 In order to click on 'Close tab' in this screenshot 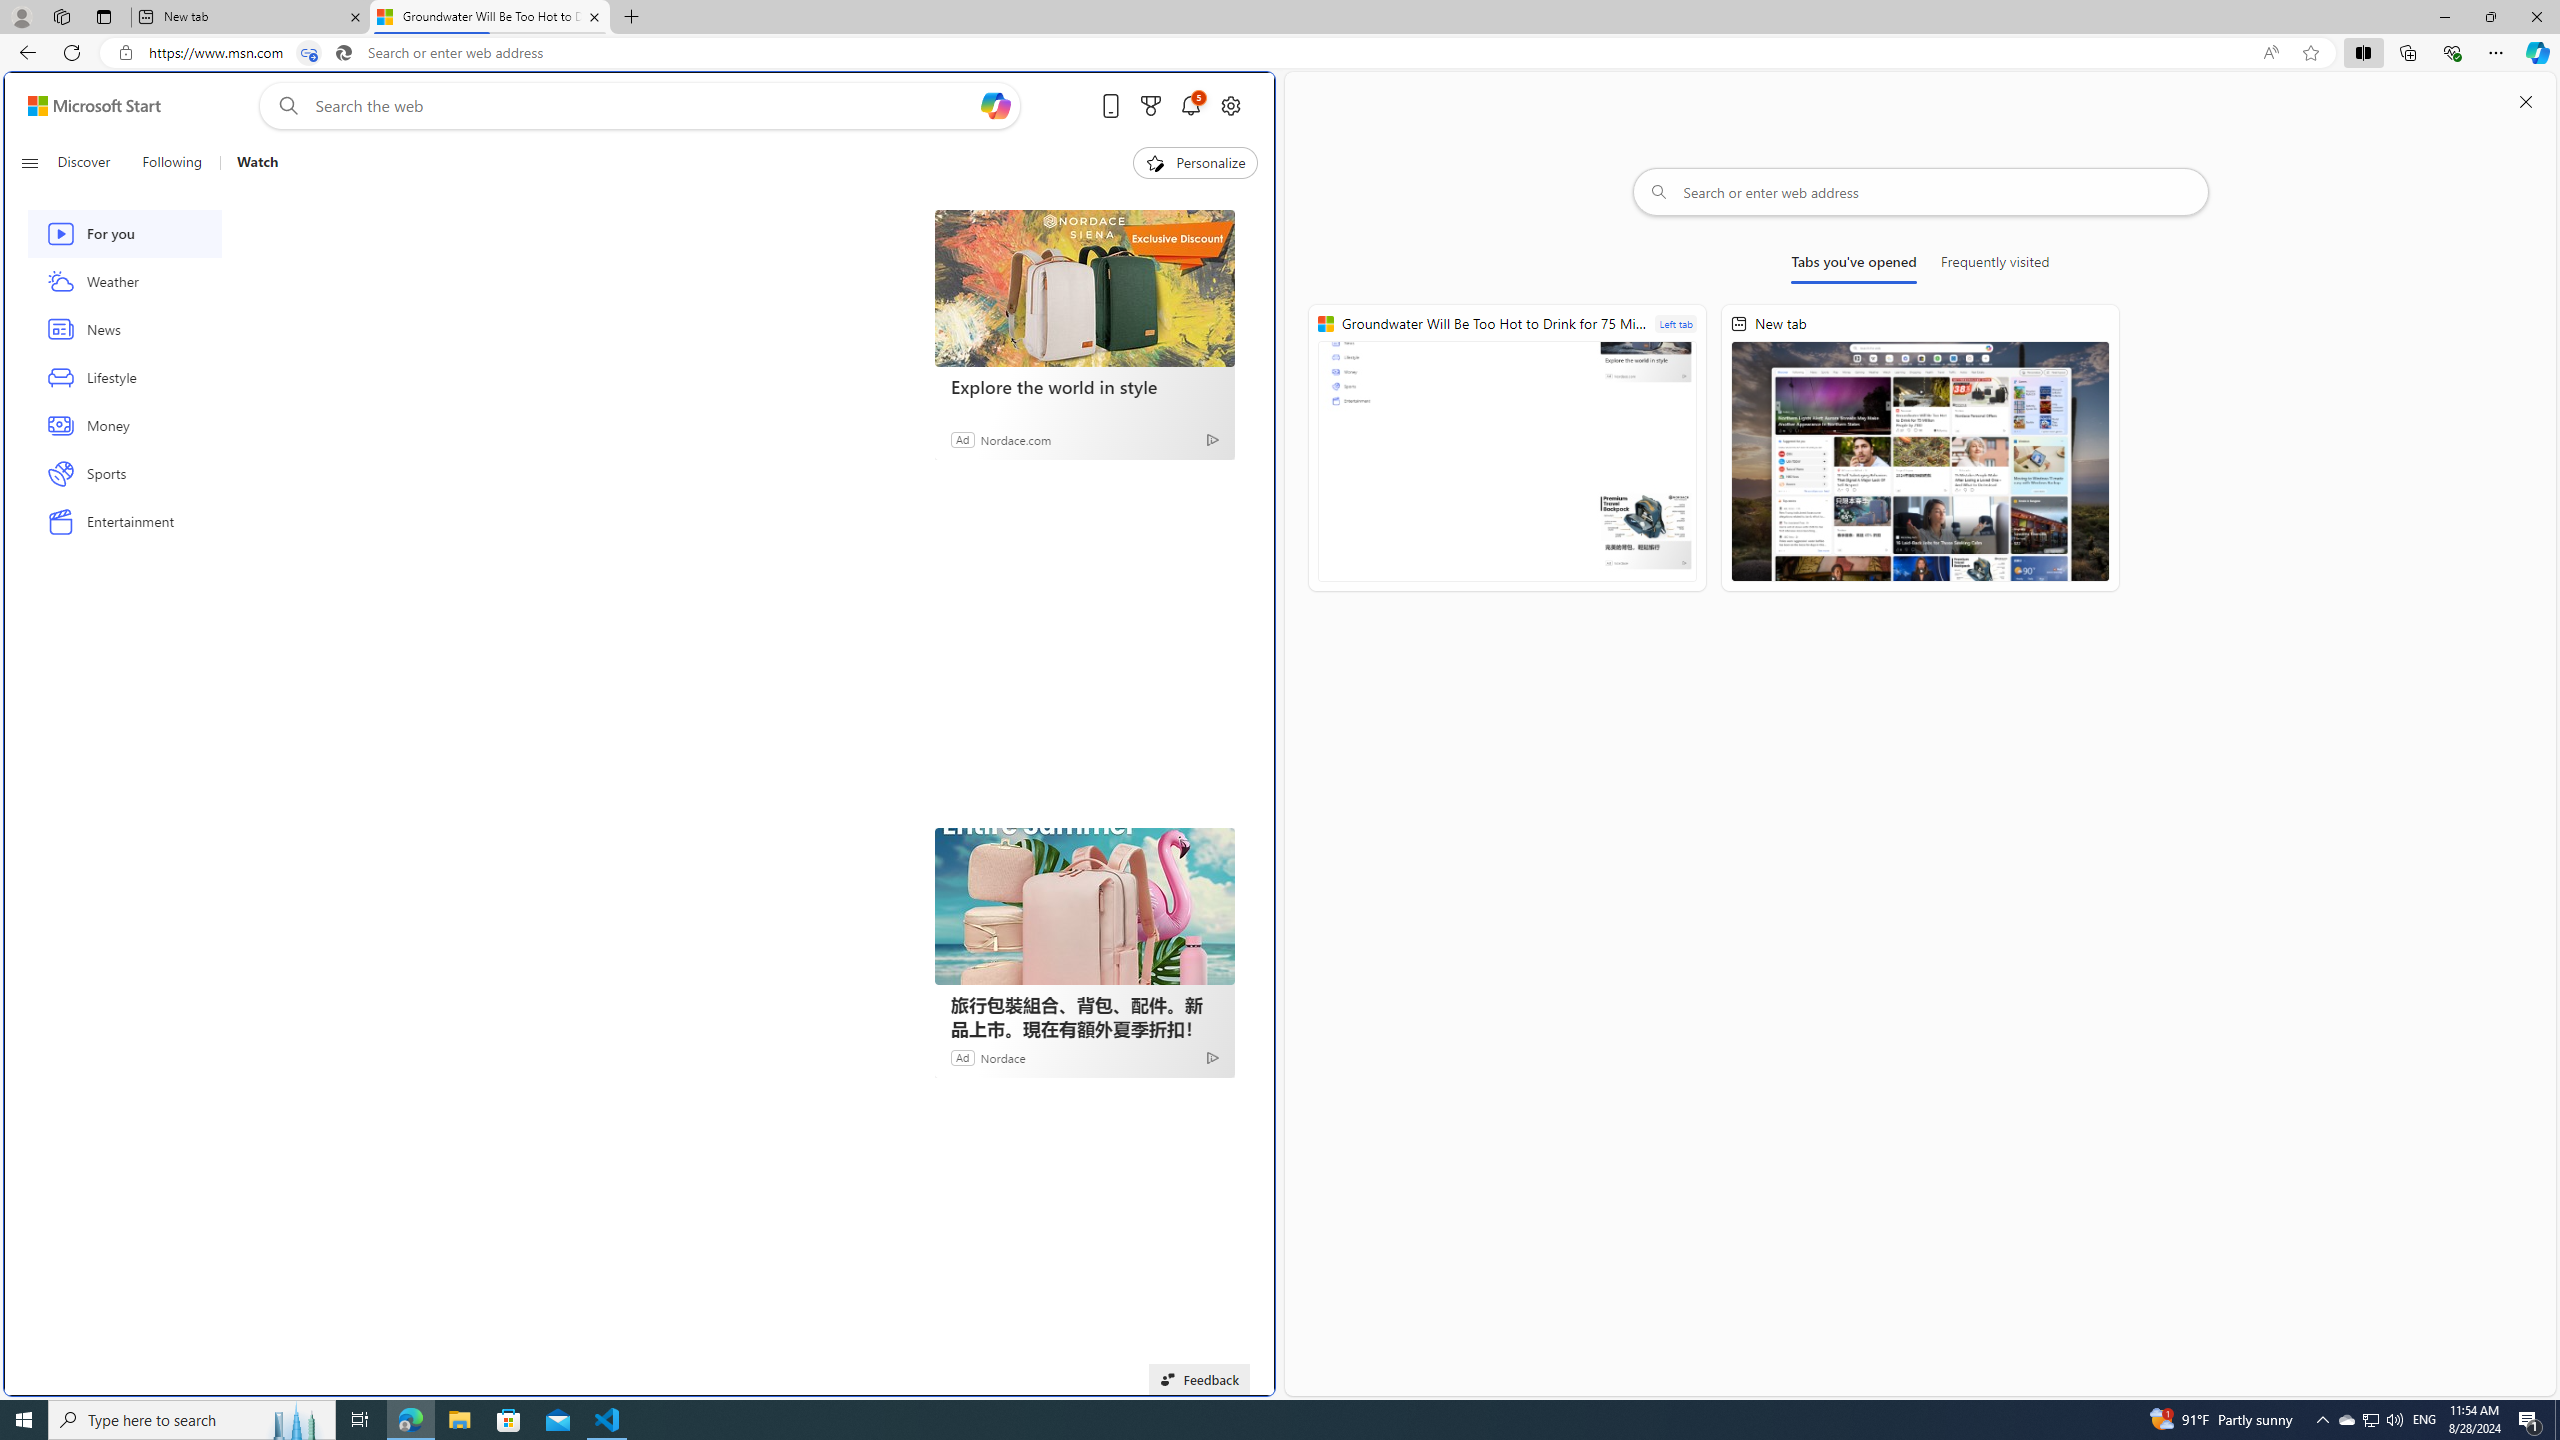, I will do `click(595, 16)`.